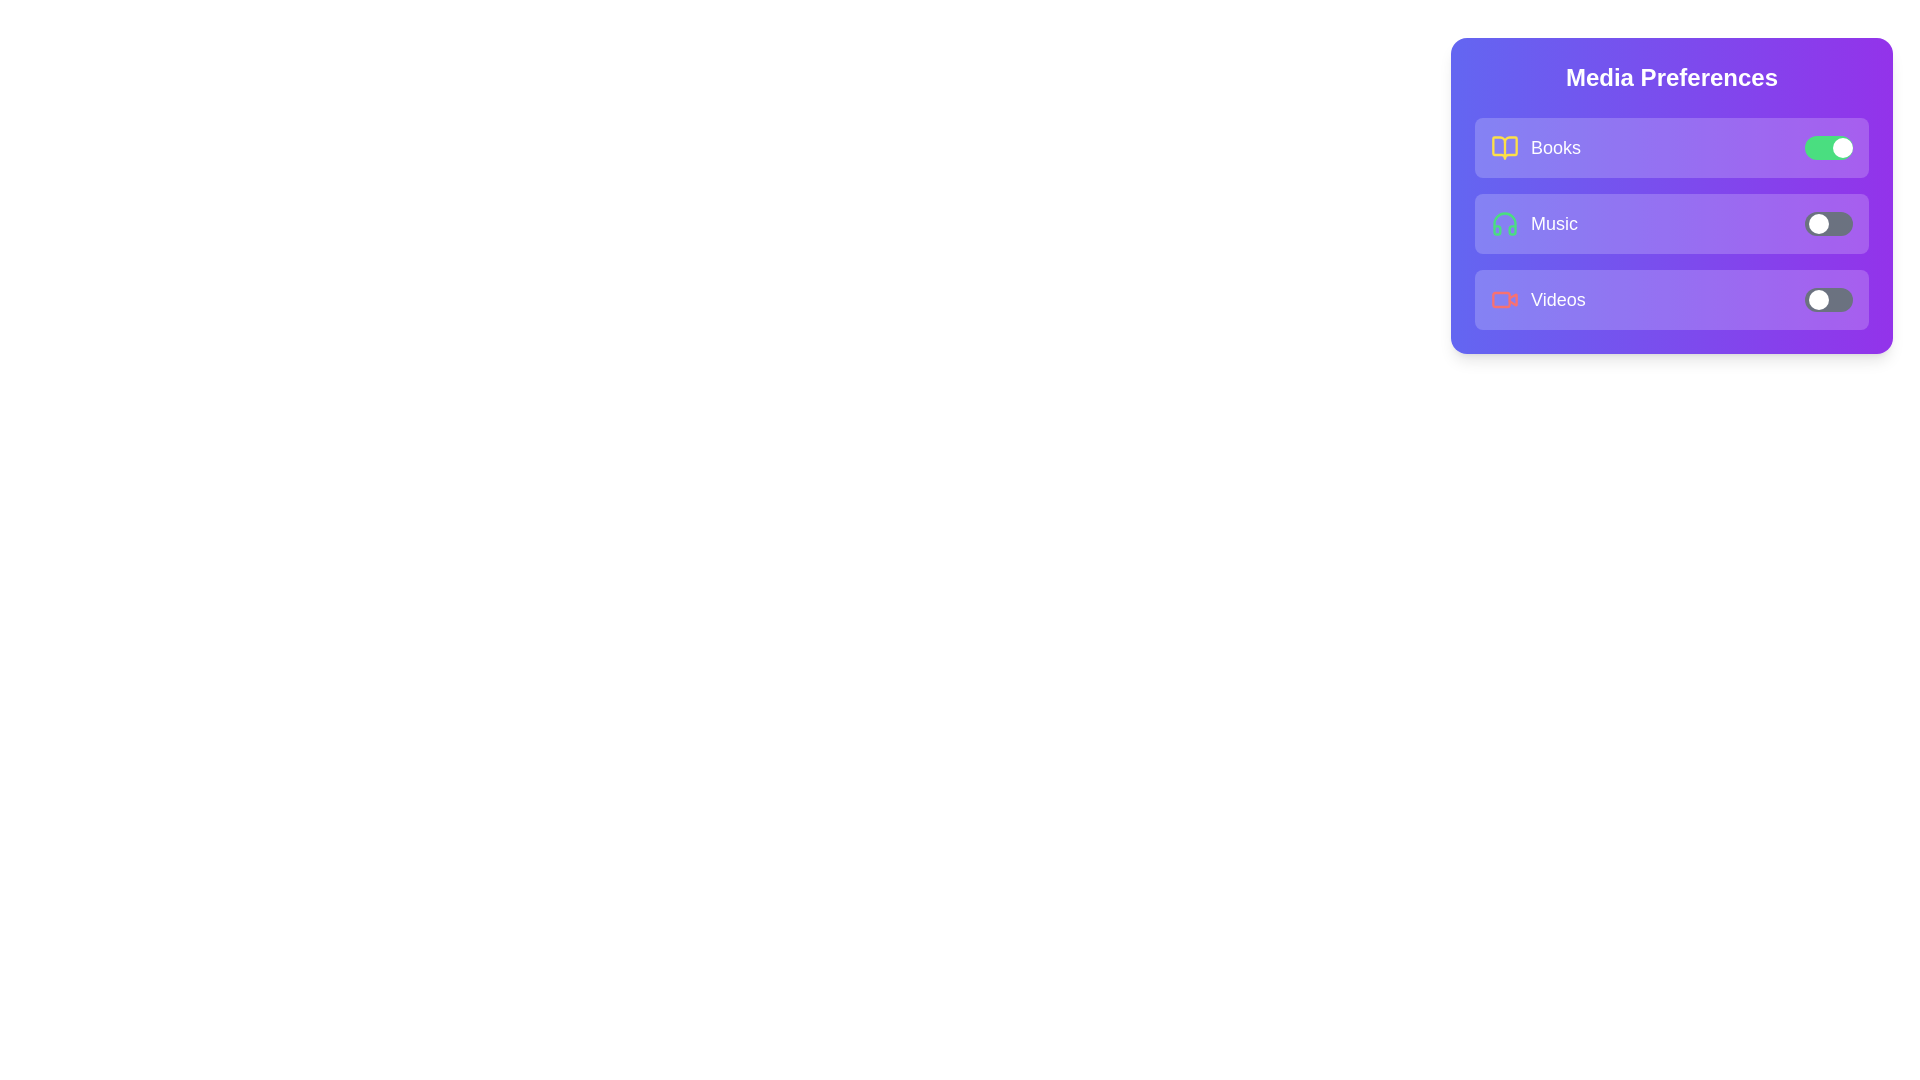  I want to click on the 'Books' category icon in the 'Media Preferences' section, which is located at the top-left corner of the 'Books' row, next to the label 'Books', so click(1505, 146).